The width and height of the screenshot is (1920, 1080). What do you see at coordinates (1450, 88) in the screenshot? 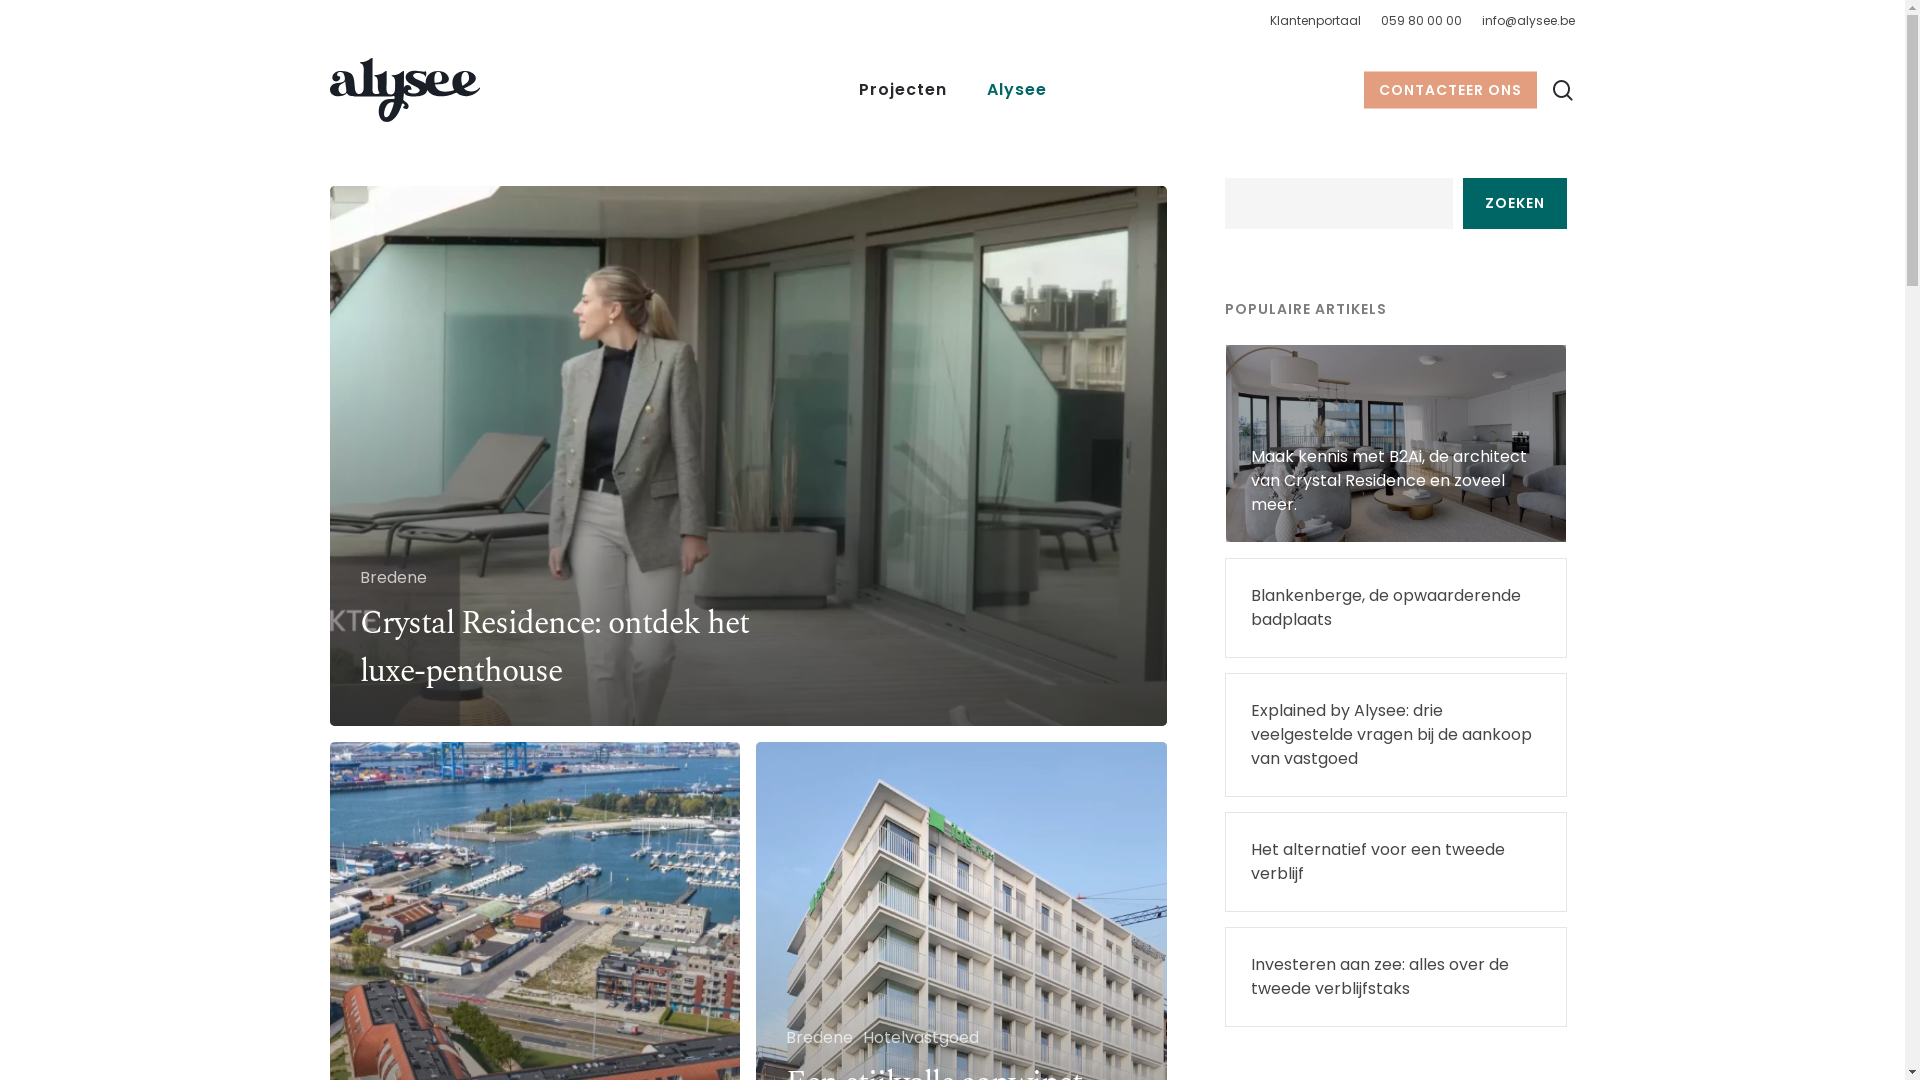
I see `'CONTACTEER ONS'` at bounding box center [1450, 88].